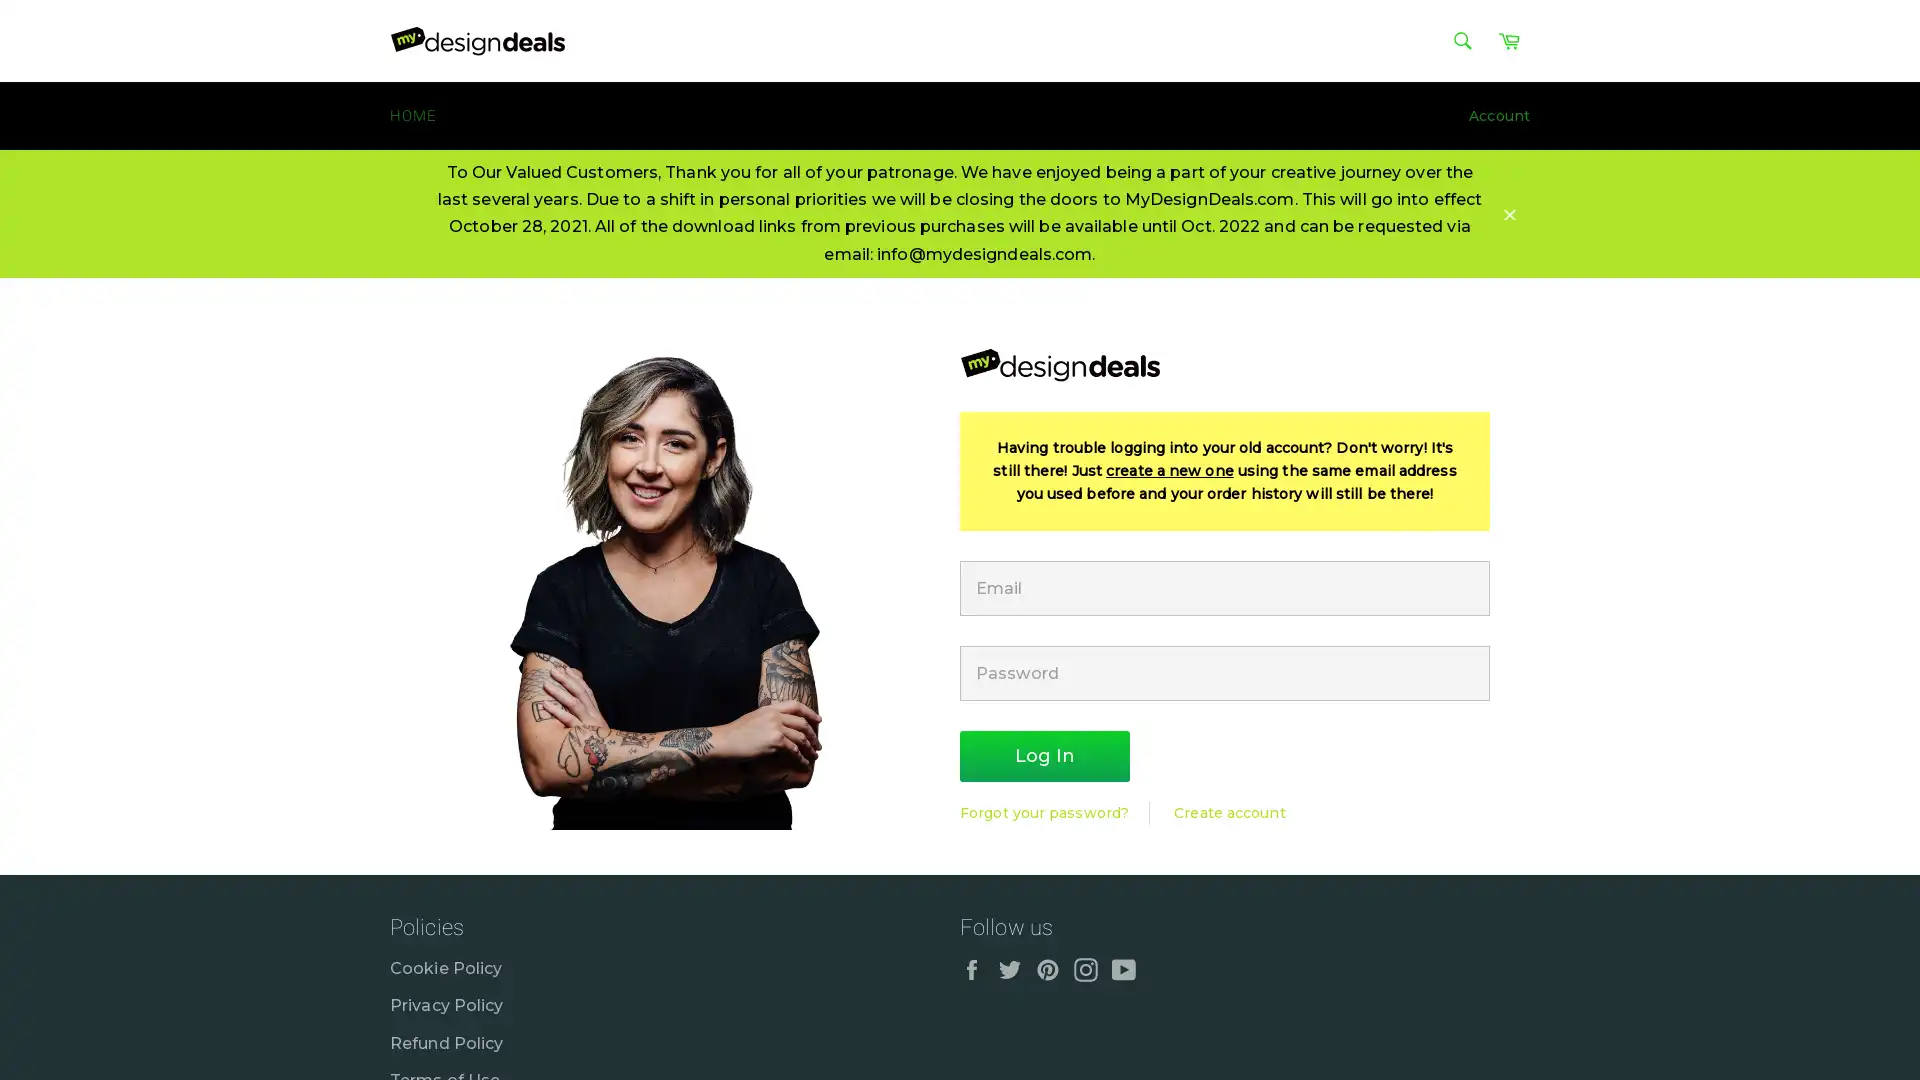 This screenshot has height=1080, width=1920. Describe the element at coordinates (1044, 756) in the screenshot. I see `Log In` at that location.